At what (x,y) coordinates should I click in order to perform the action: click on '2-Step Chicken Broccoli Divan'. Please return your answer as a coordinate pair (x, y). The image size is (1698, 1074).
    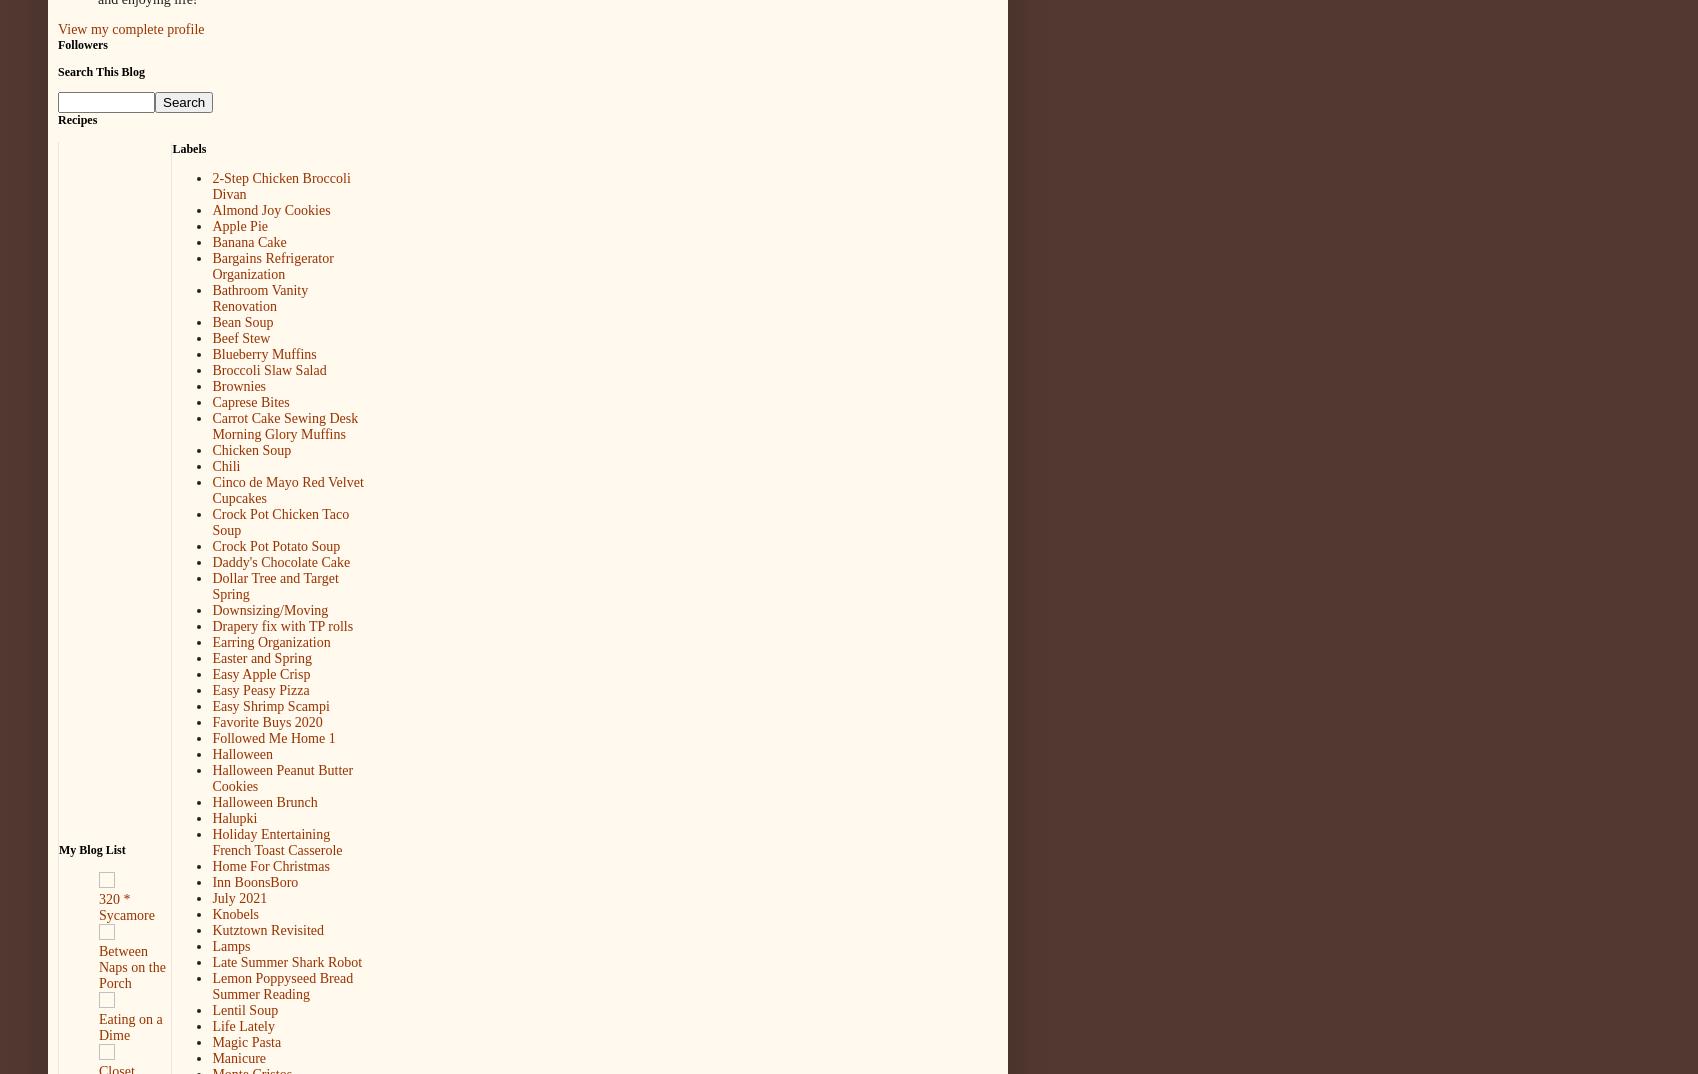
    Looking at the image, I should click on (280, 186).